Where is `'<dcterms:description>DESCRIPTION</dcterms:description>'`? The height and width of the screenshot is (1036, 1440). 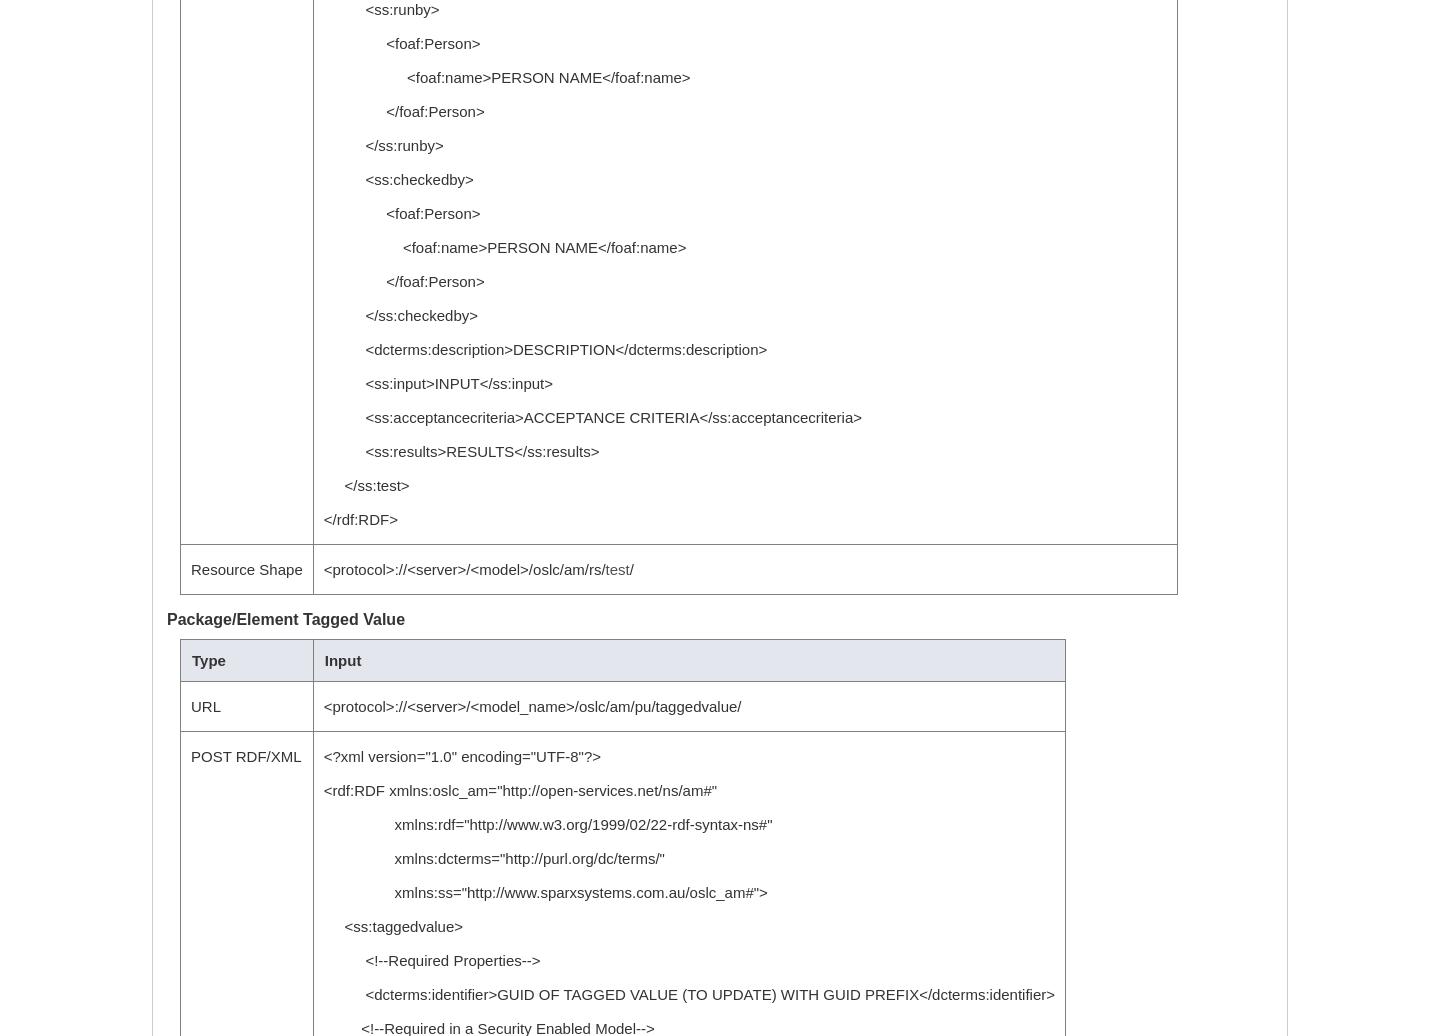
'<dcterms:description>DESCRIPTION</dcterms:description>' is located at coordinates (545, 349).